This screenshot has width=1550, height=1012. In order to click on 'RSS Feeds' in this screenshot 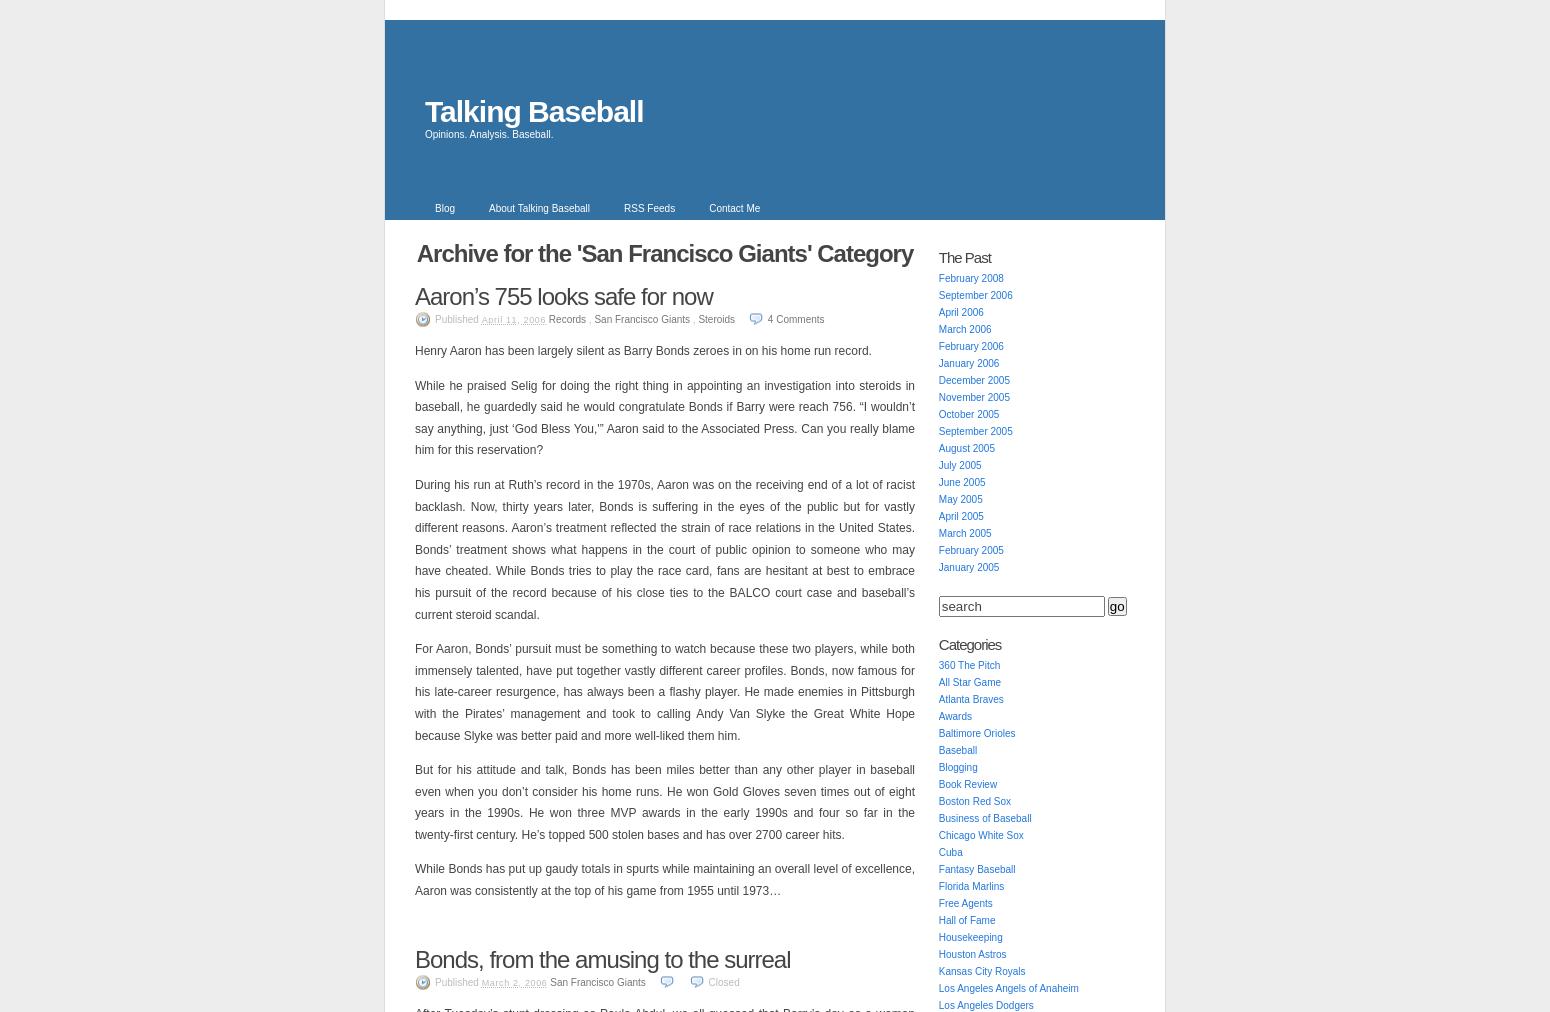, I will do `click(648, 208)`.